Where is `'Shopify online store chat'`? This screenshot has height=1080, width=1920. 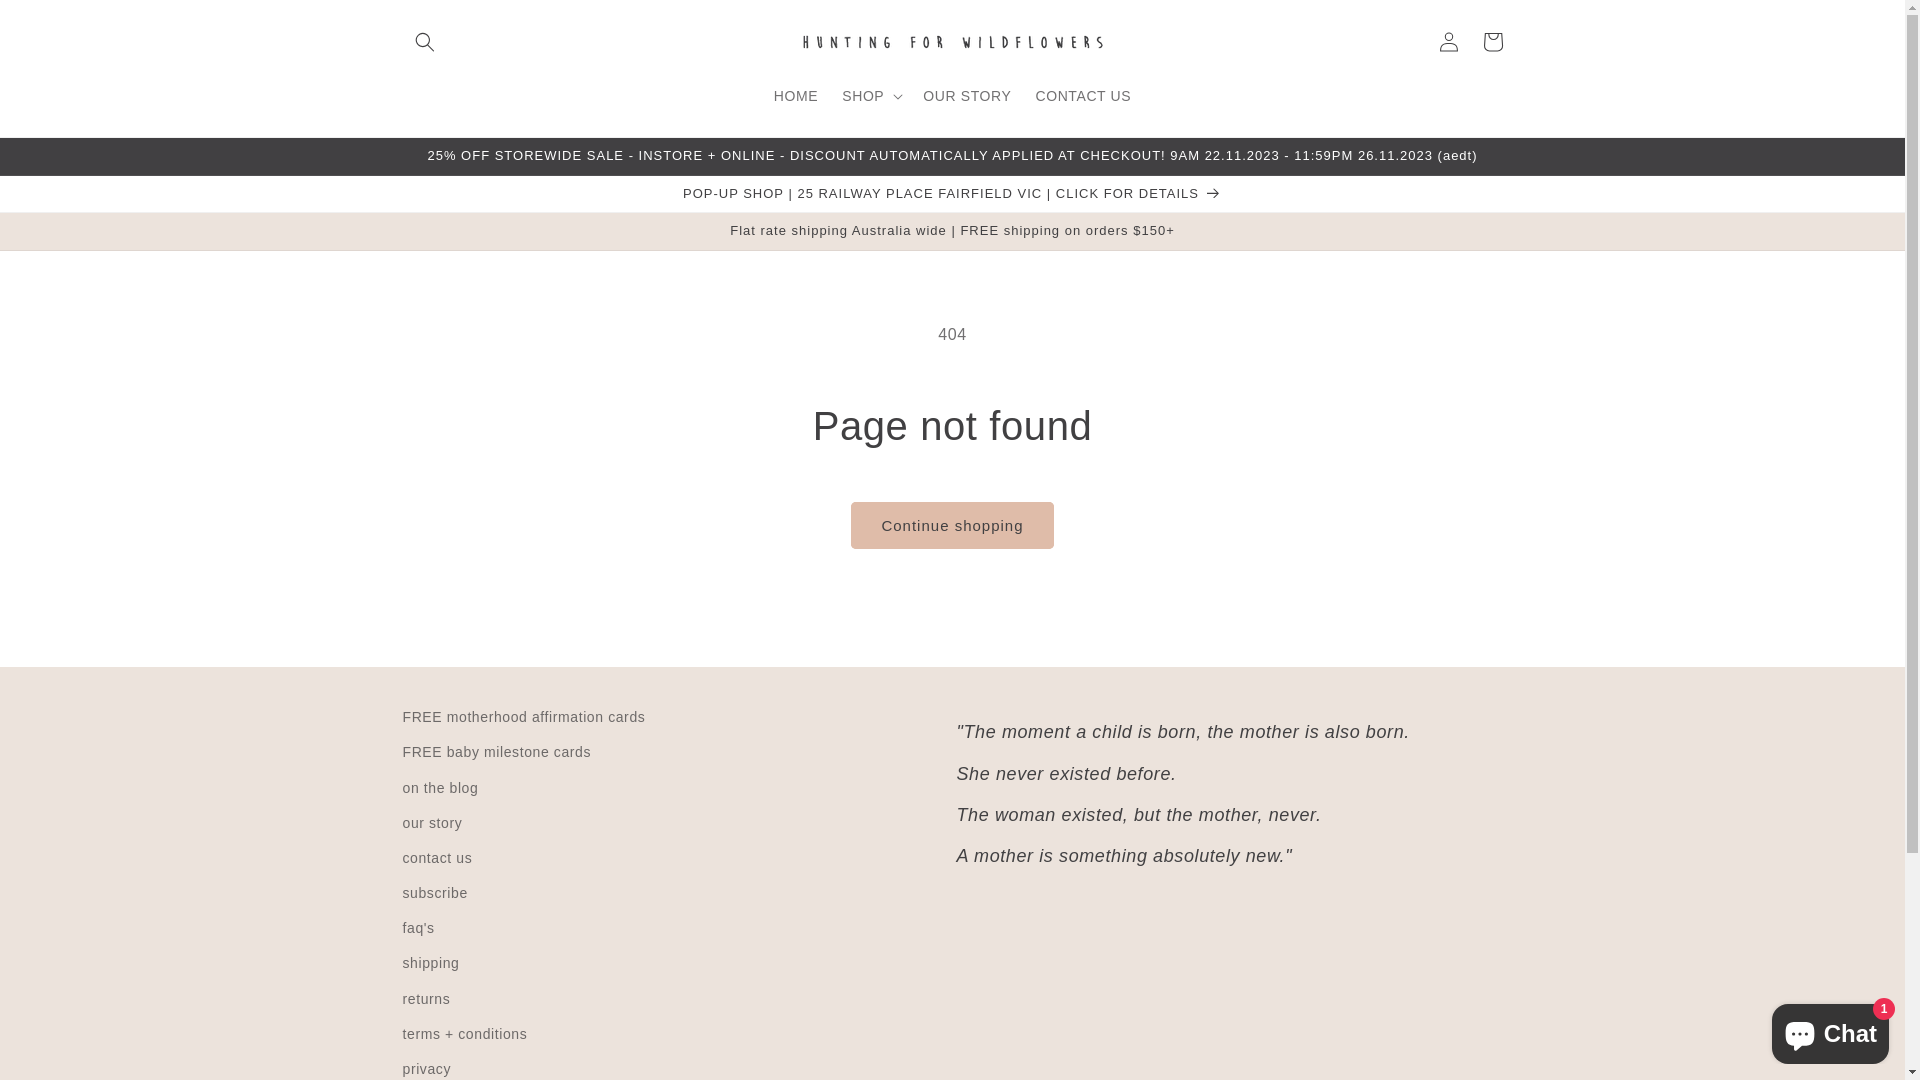
'Shopify online store chat' is located at coordinates (1830, 1029).